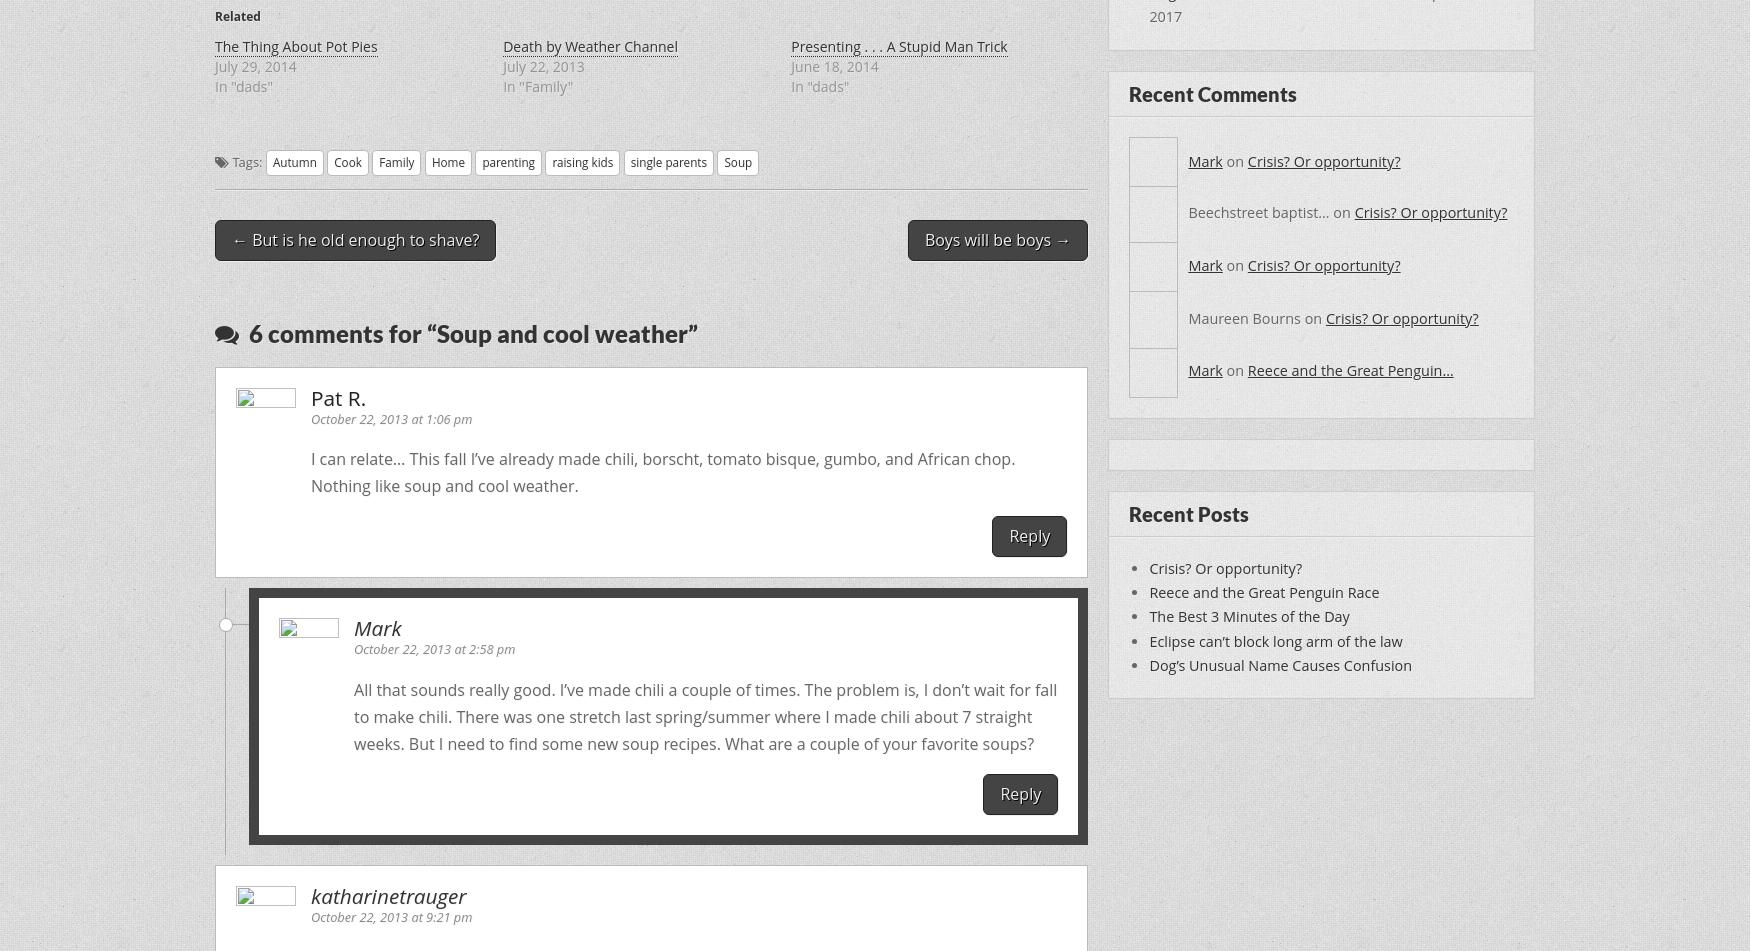 This screenshot has height=951, width=1750. What do you see at coordinates (737, 161) in the screenshot?
I see `'Soup'` at bounding box center [737, 161].